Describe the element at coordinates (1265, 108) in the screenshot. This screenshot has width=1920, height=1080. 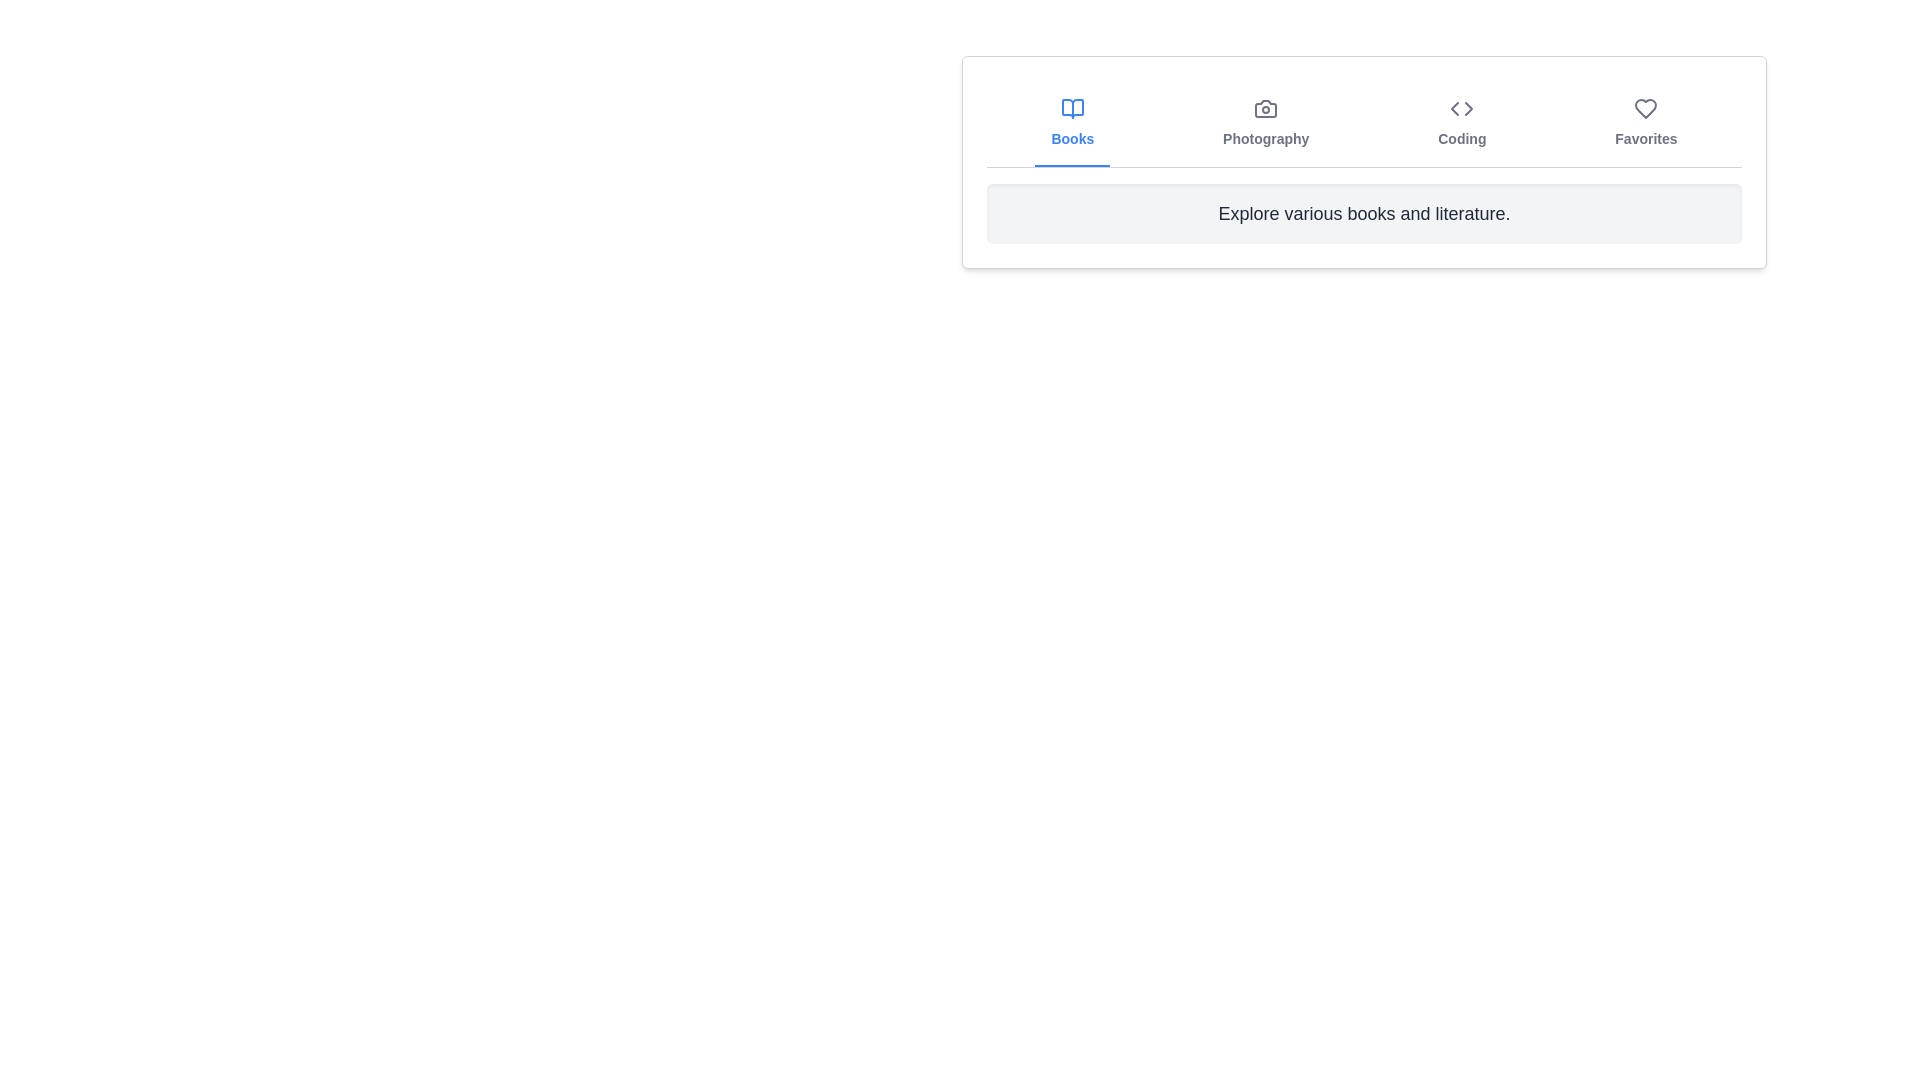
I see `the camera icon, which is a simple line drawing symbol located above the text 'Photography' and is the second item from the left in a horizontal set of elements` at that location.